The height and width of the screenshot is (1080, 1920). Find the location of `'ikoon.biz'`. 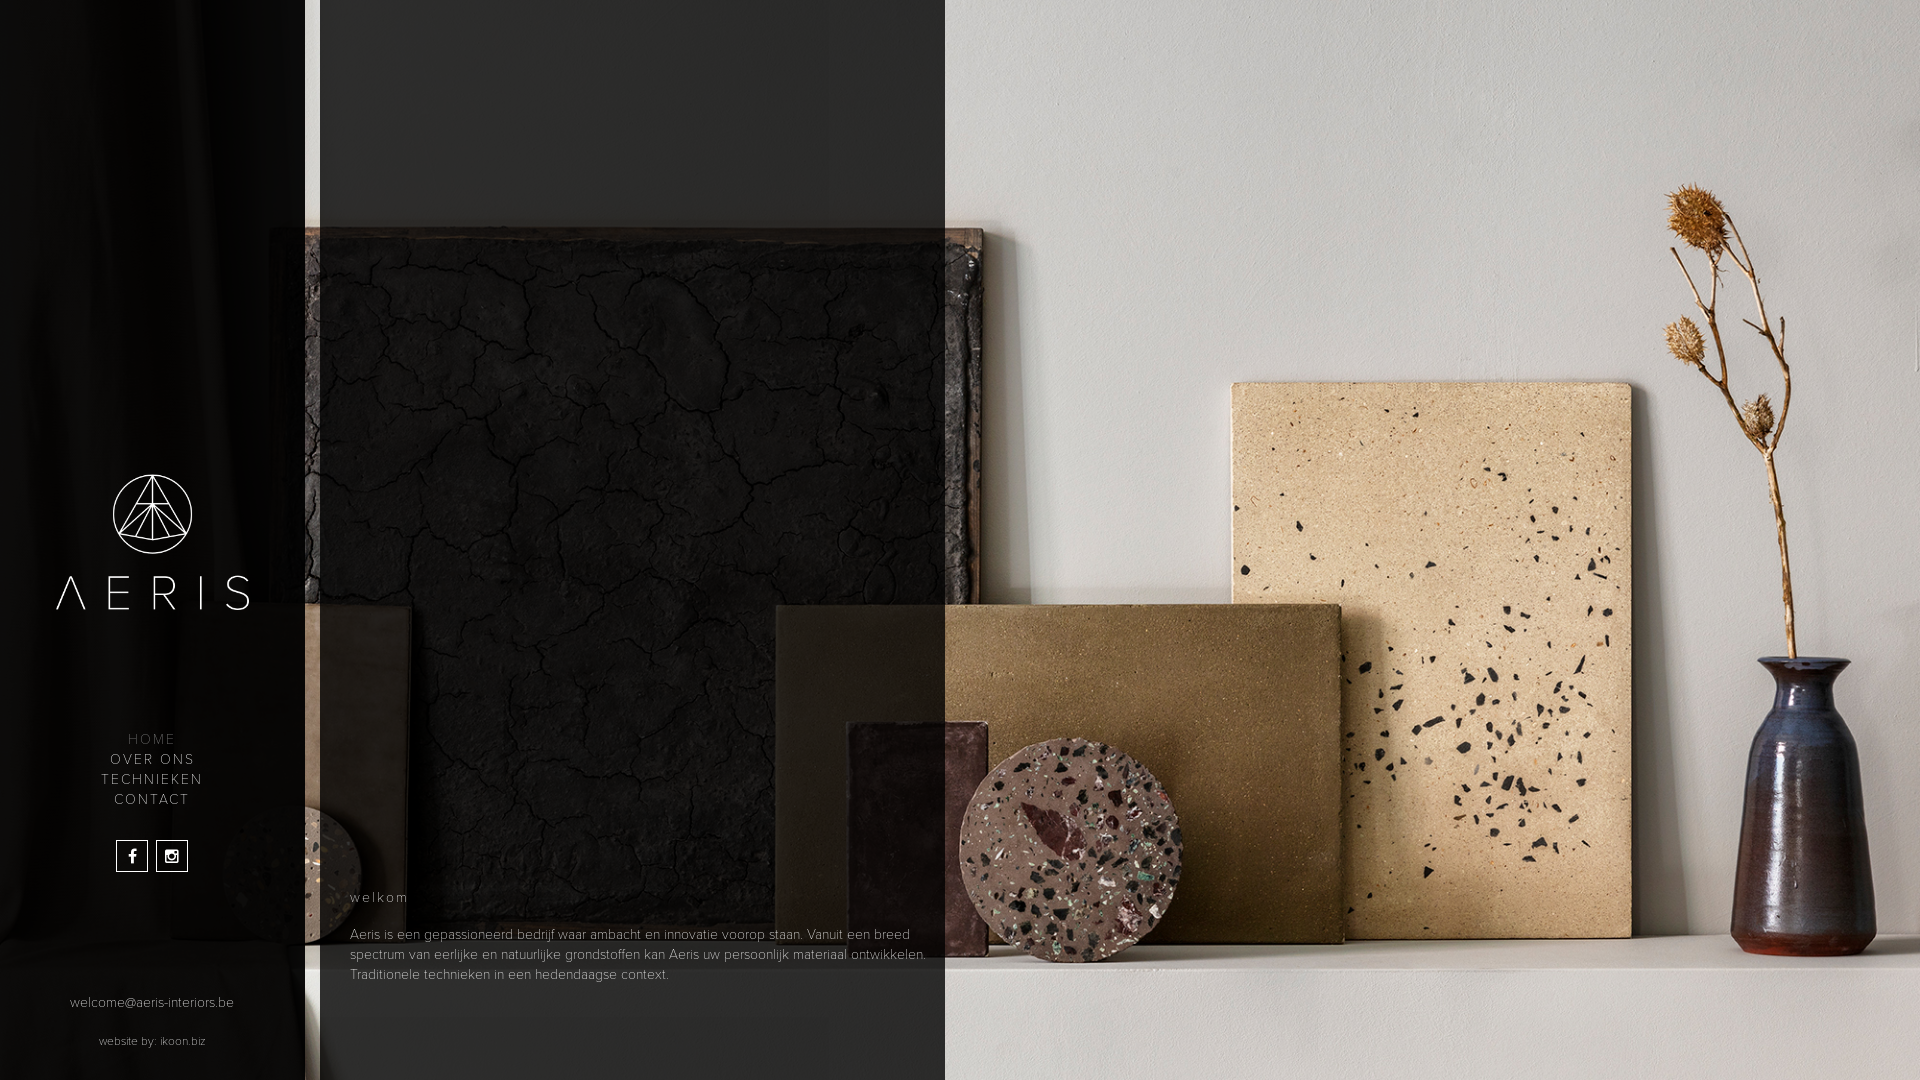

'ikoon.biz' is located at coordinates (182, 1040).